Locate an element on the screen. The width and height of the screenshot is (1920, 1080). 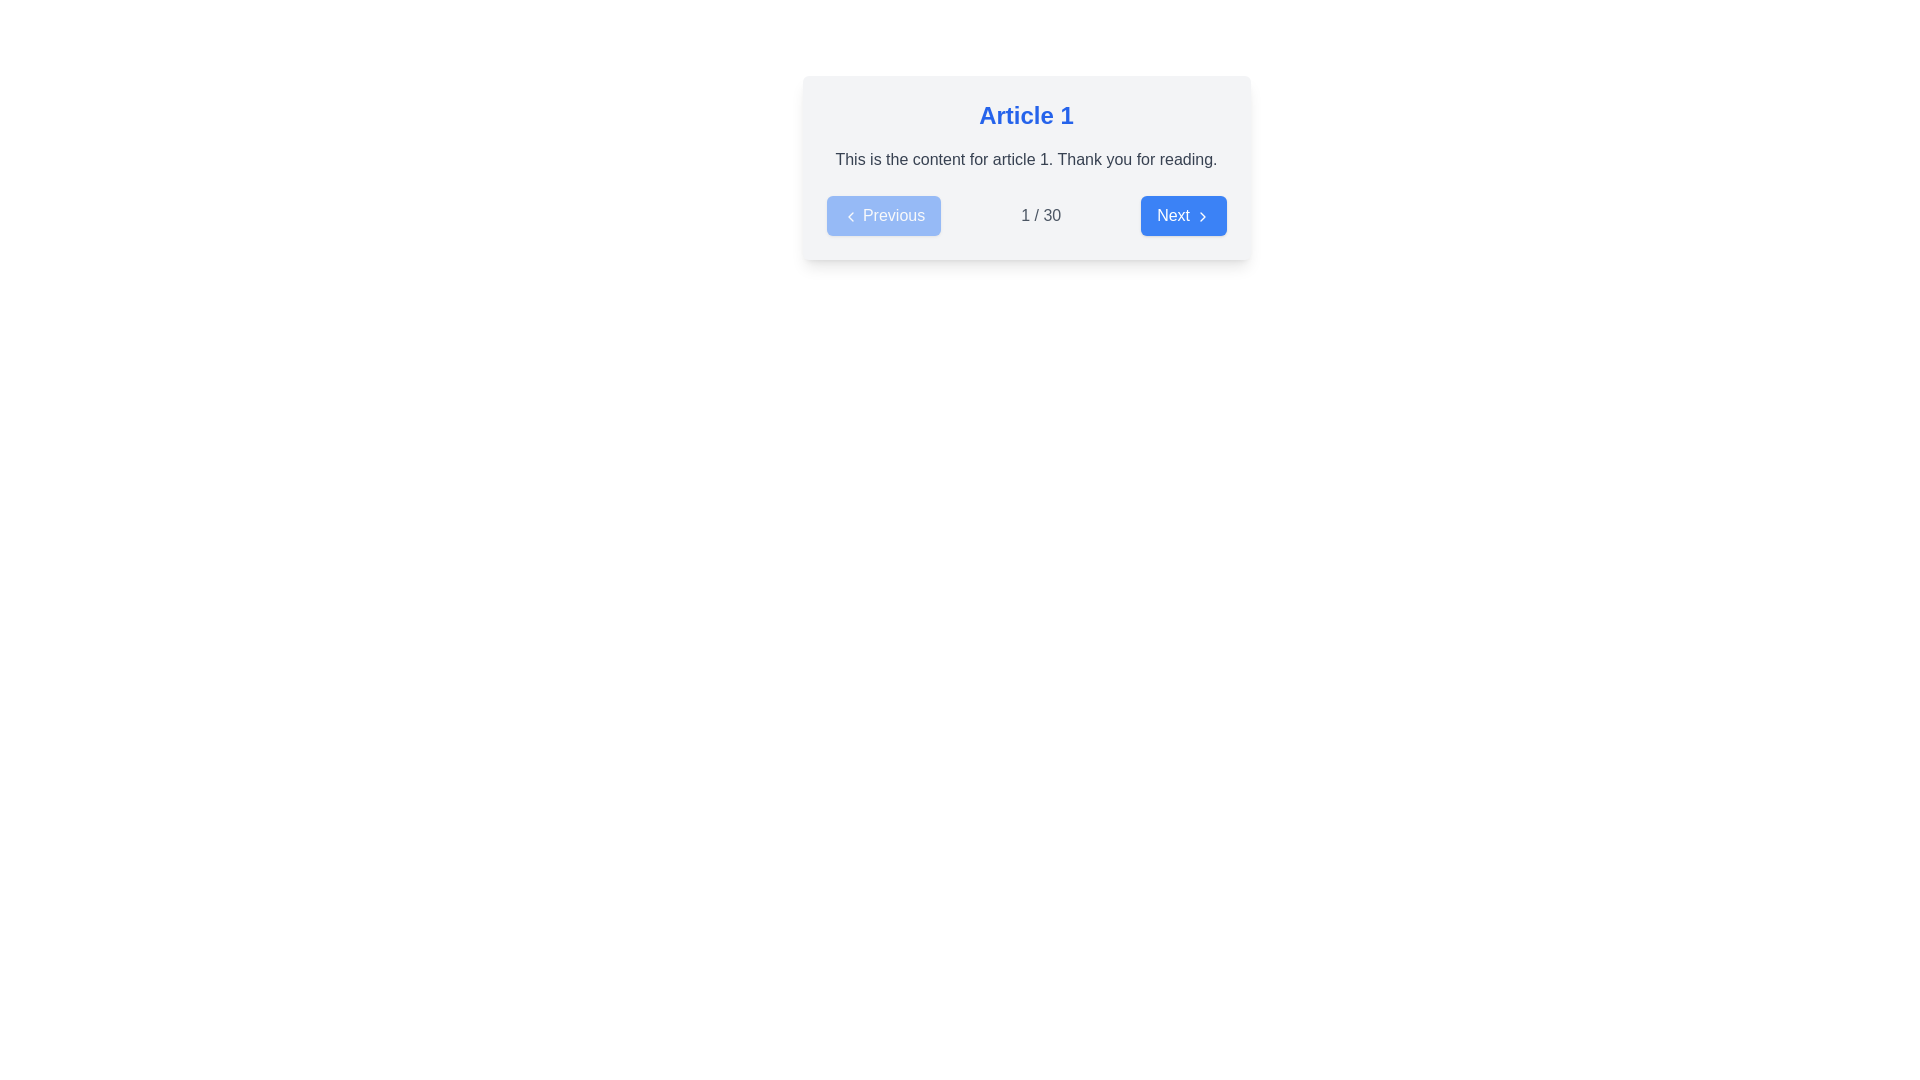
the navigation button located at the right edge of the horizontal navigation bar to move to the next item is located at coordinates (1183, 216).